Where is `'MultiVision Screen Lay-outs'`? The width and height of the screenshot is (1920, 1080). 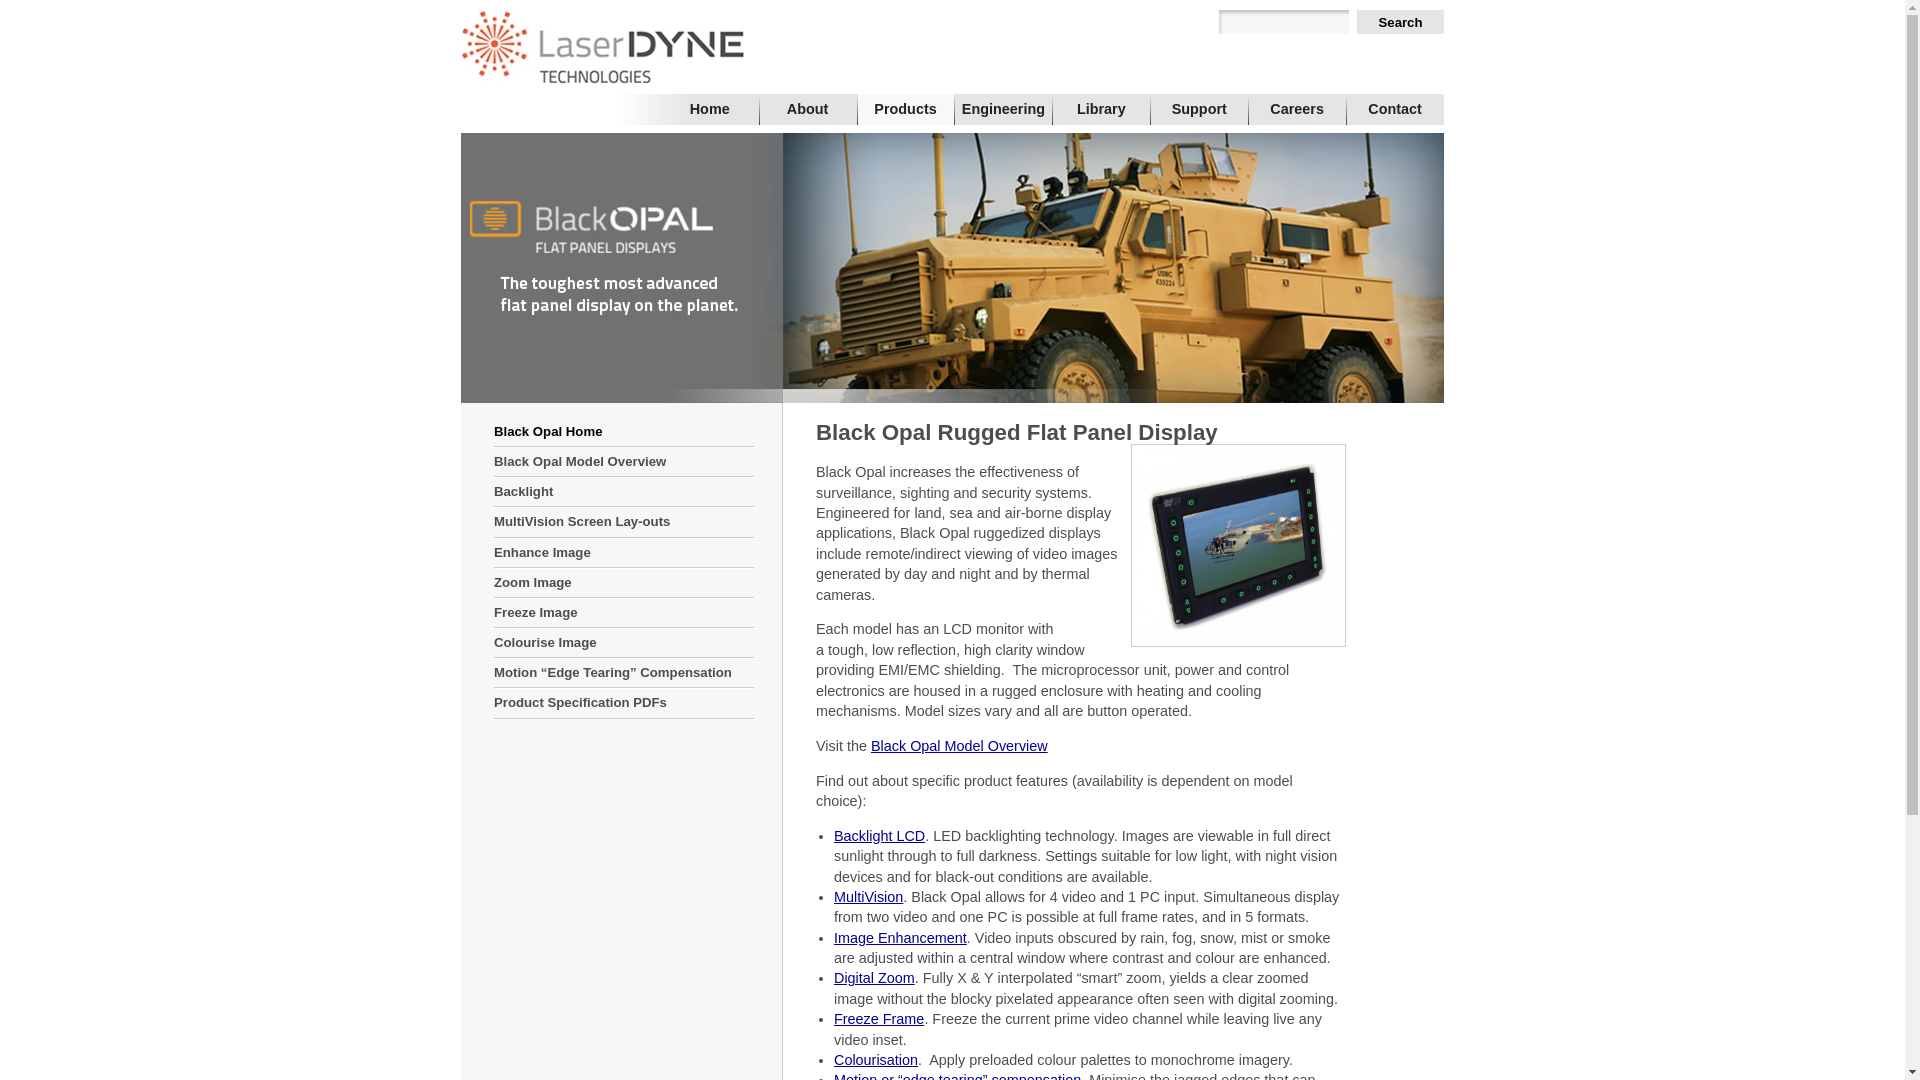
'MultiVision Screen Lay-outs' is located at coordinates (494, 521).